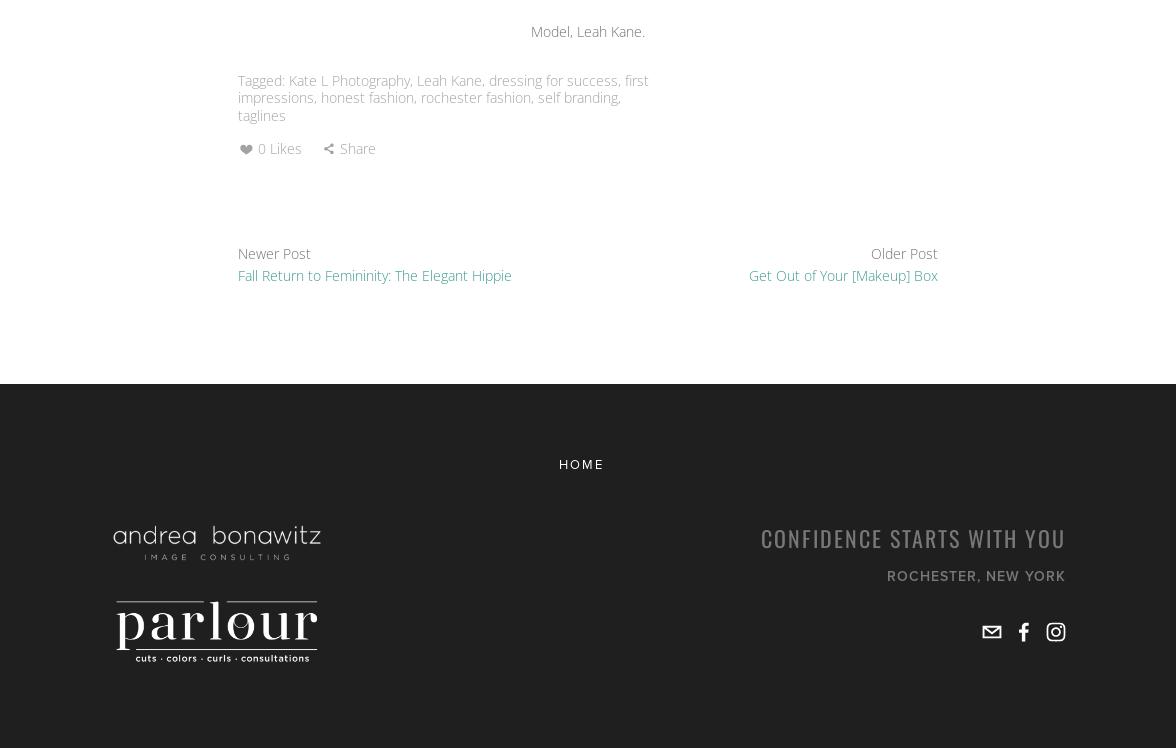 Image resolution: width=1176 pixels, height=748 pixels. What do you see at coordinates (238, 274) in the screenshot?
I see `'Fall Return to Femininity: The Elegant Hippie'` at bounding box center [238, 274].